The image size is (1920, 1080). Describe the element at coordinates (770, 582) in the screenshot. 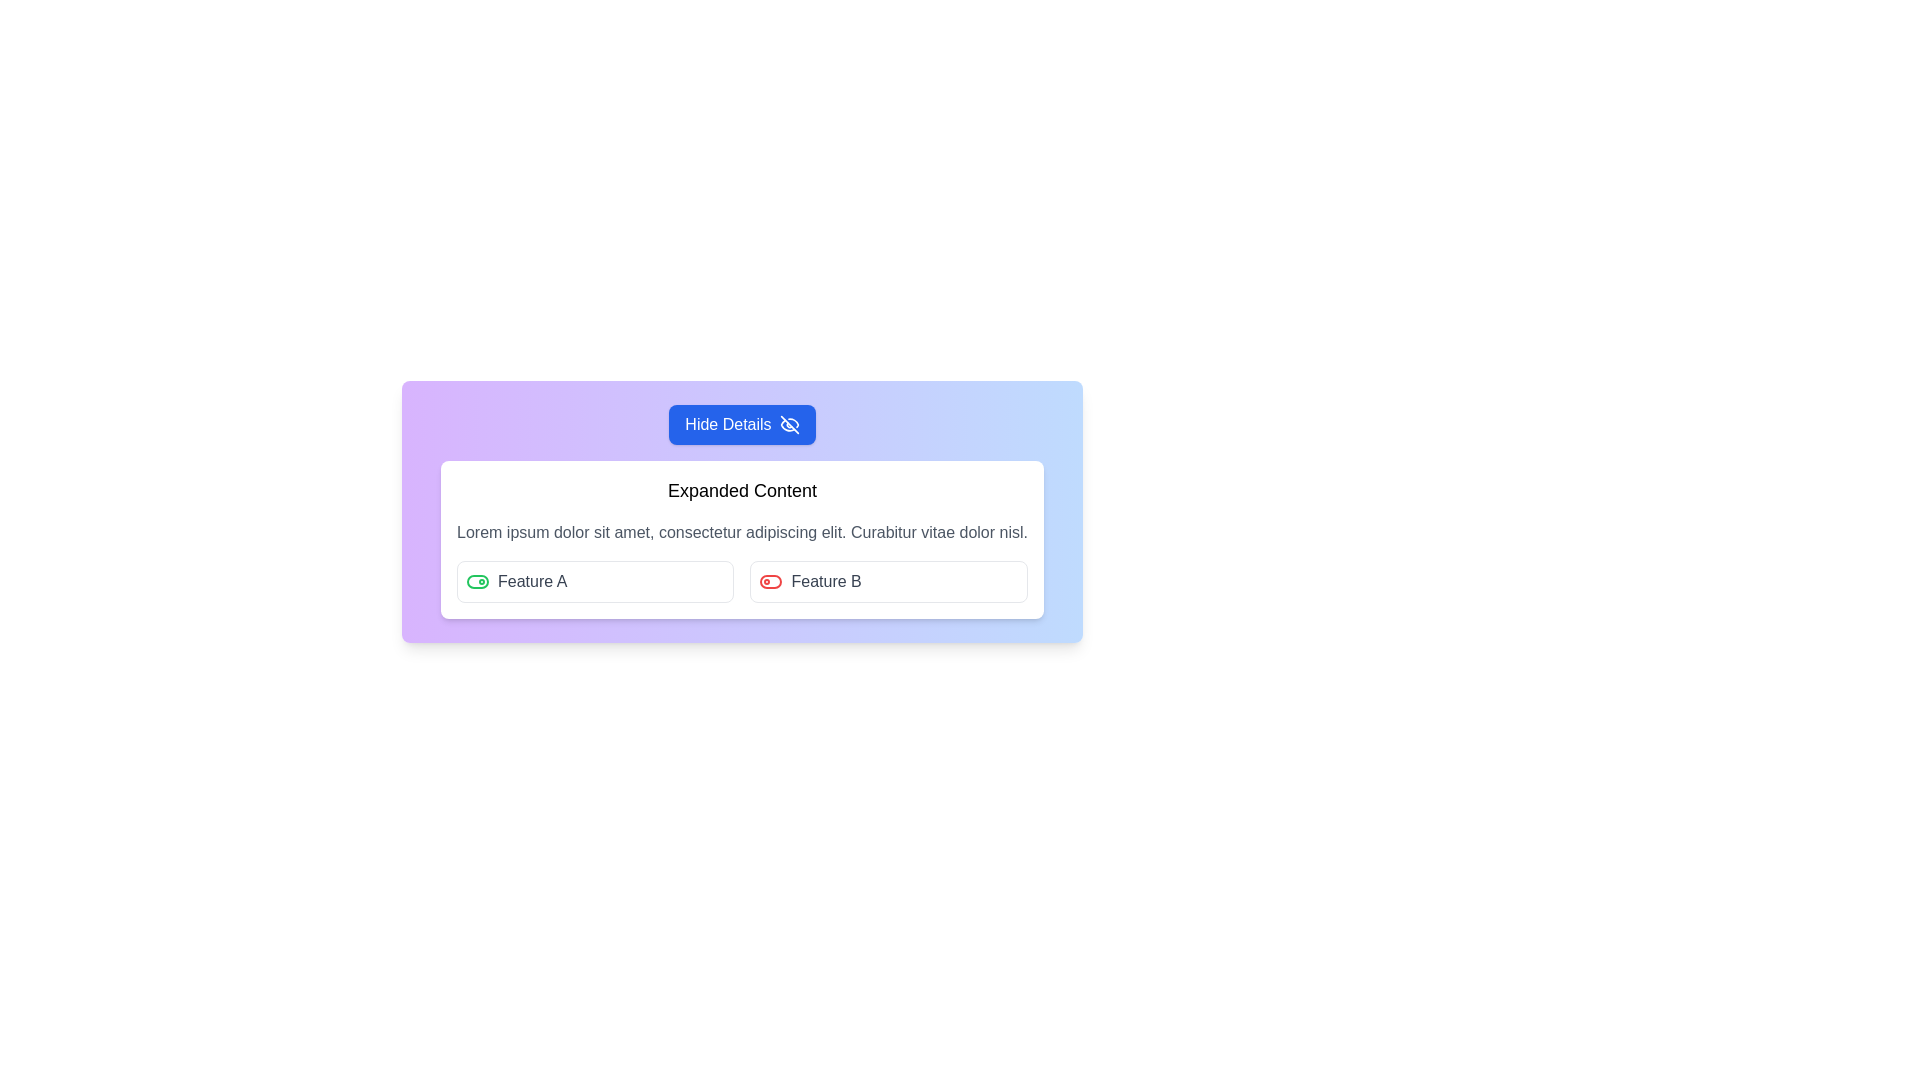

I see `the horizontally elongated rectangular shape with rounded corners and a red background in the 'Feature B' toggle design, located below the 'Expanded Content' text` at that location.